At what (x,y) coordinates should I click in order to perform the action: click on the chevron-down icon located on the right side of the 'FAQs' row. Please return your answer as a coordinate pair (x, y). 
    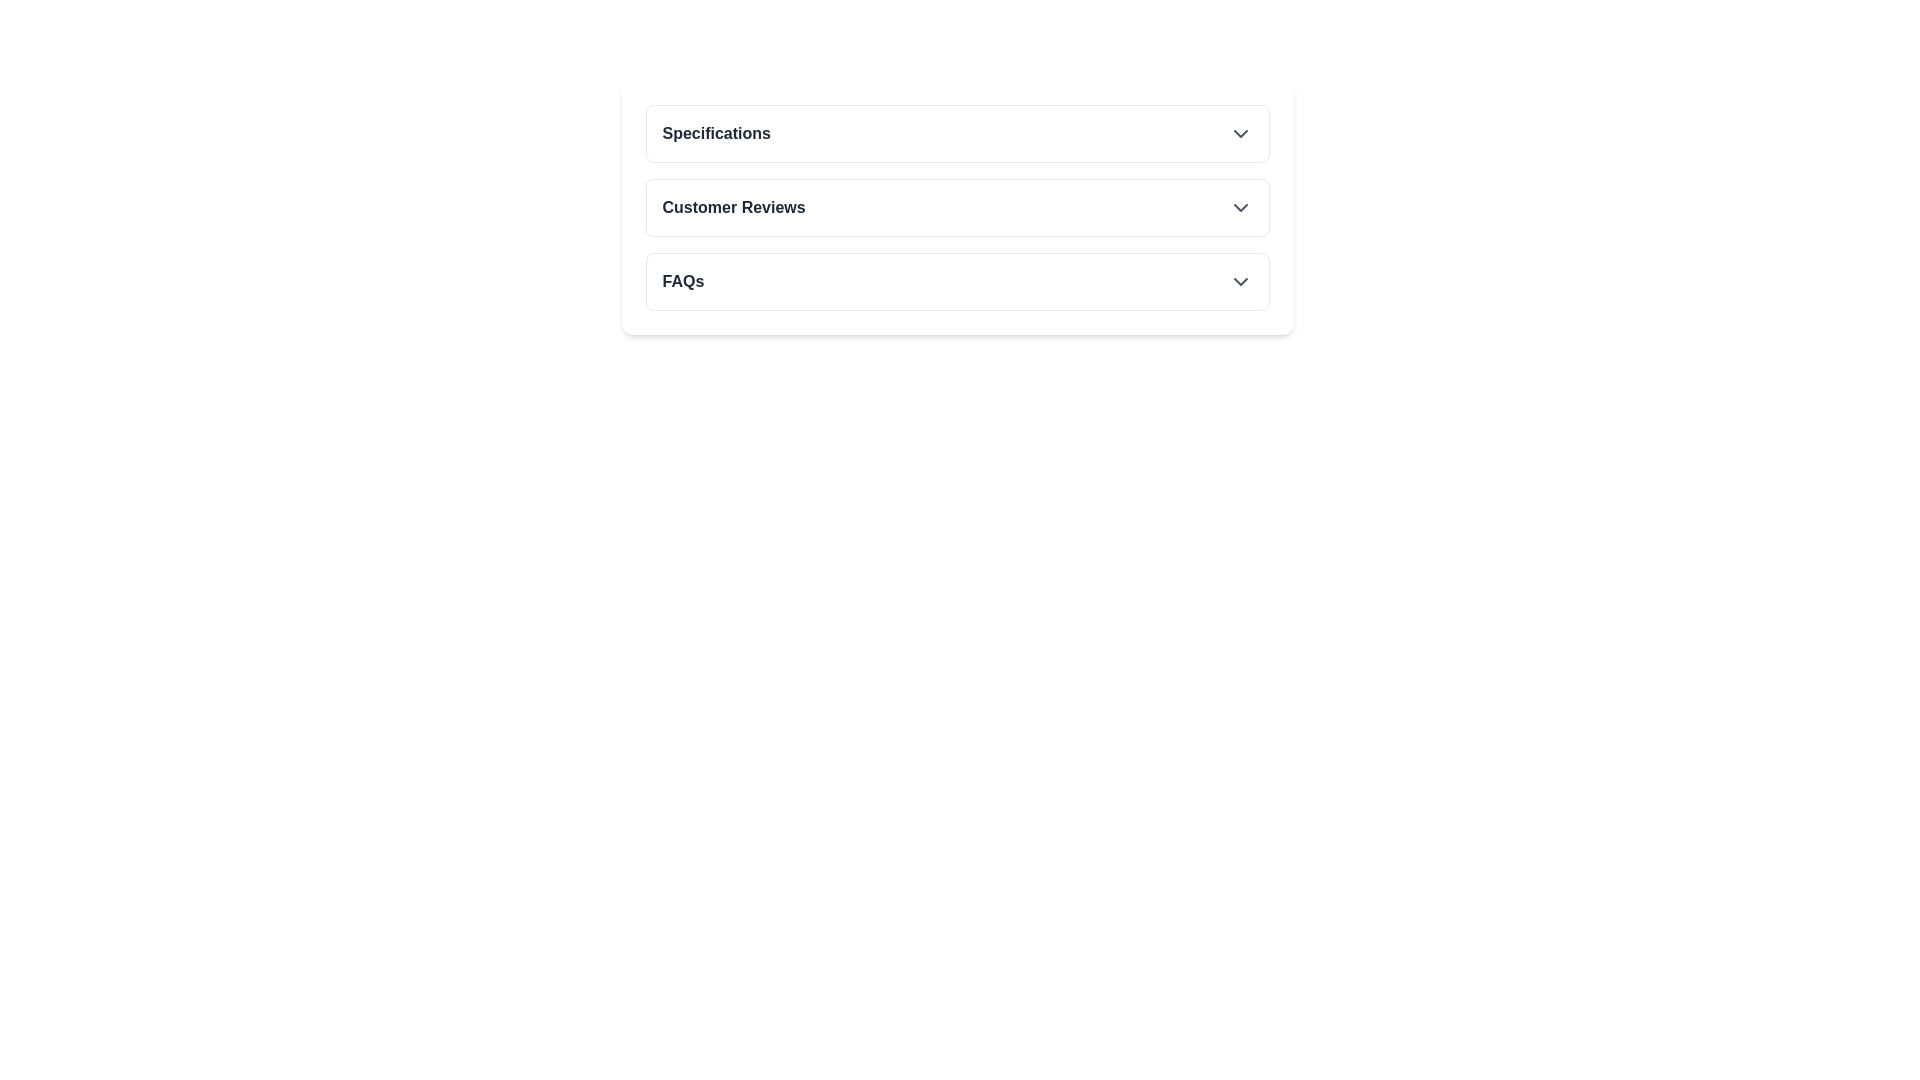
    Looking at the image, I should click on (1239, 281).